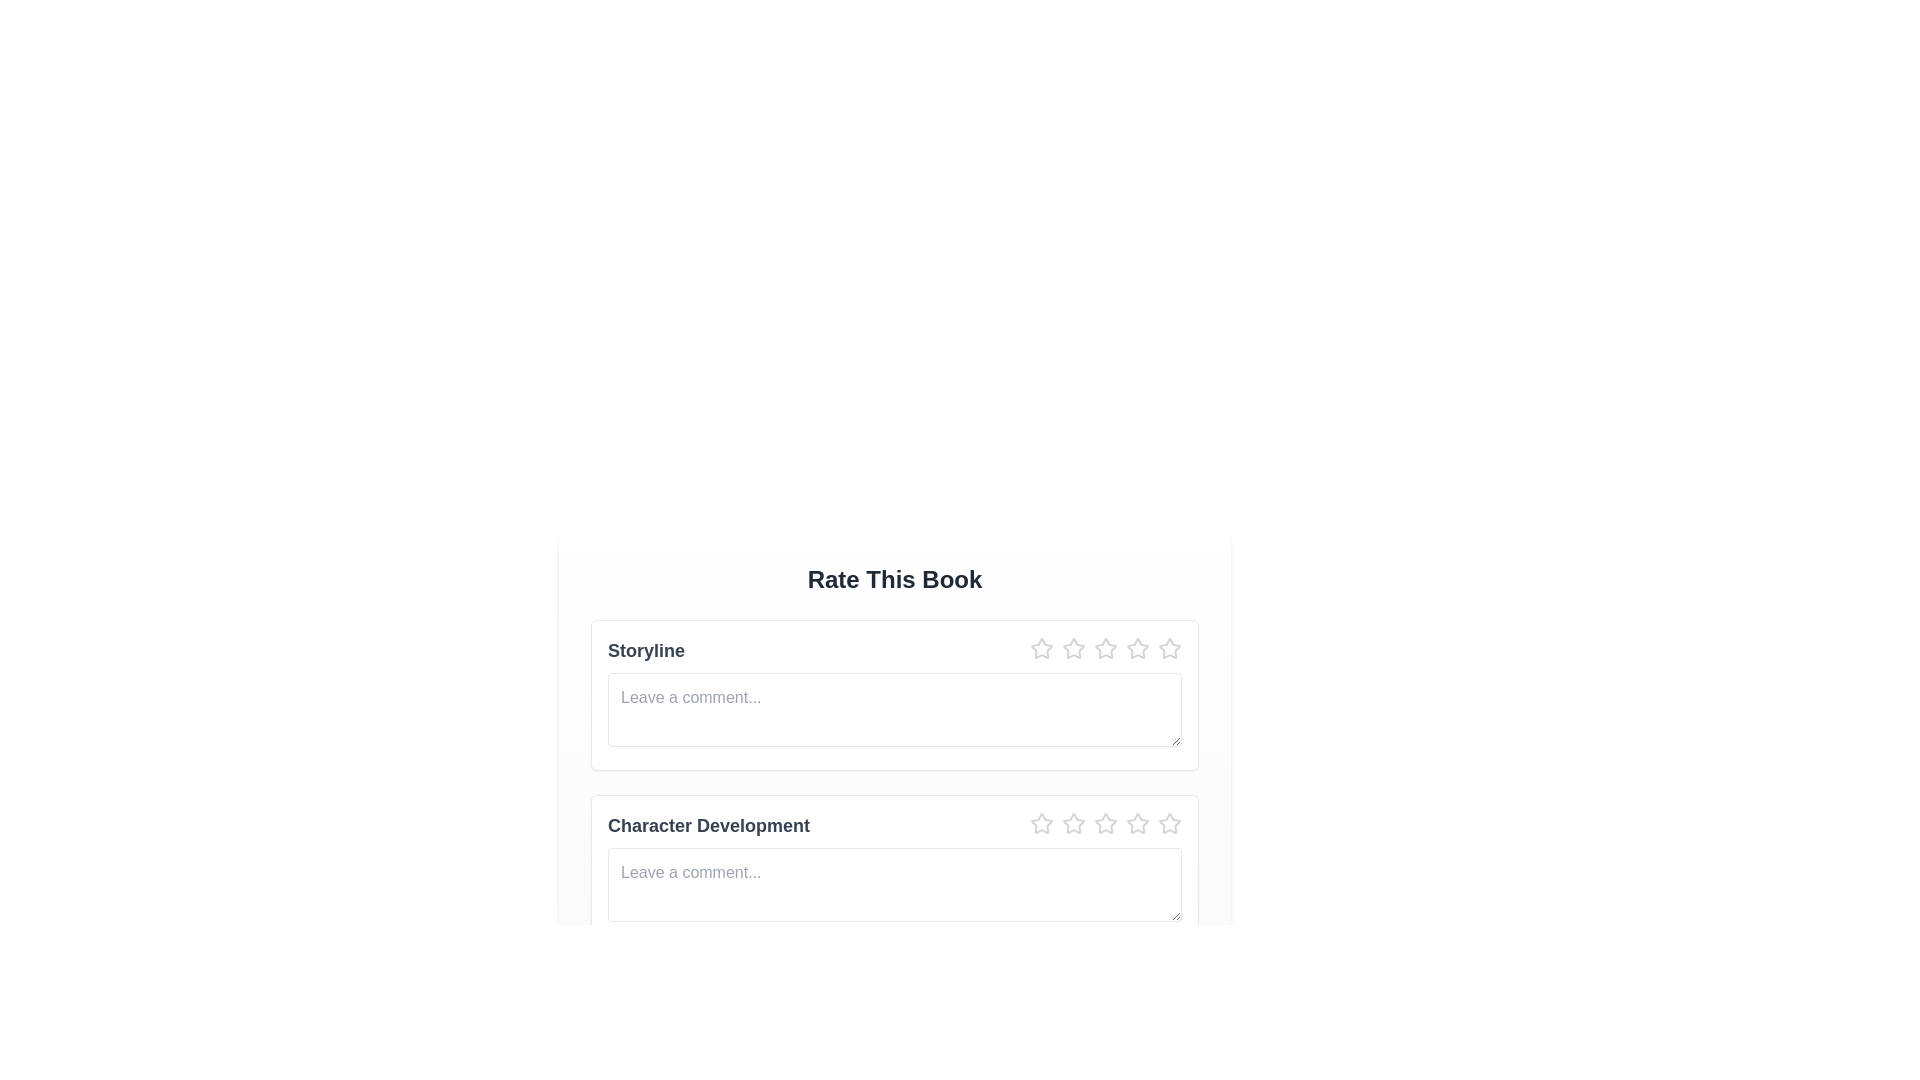 The image size is (1920, 1080). Describe the element at coordinates (1073, 823) in the screenshot. I see `the second star icon in the rating system under the 'Character Development' section to rate it` at that location.